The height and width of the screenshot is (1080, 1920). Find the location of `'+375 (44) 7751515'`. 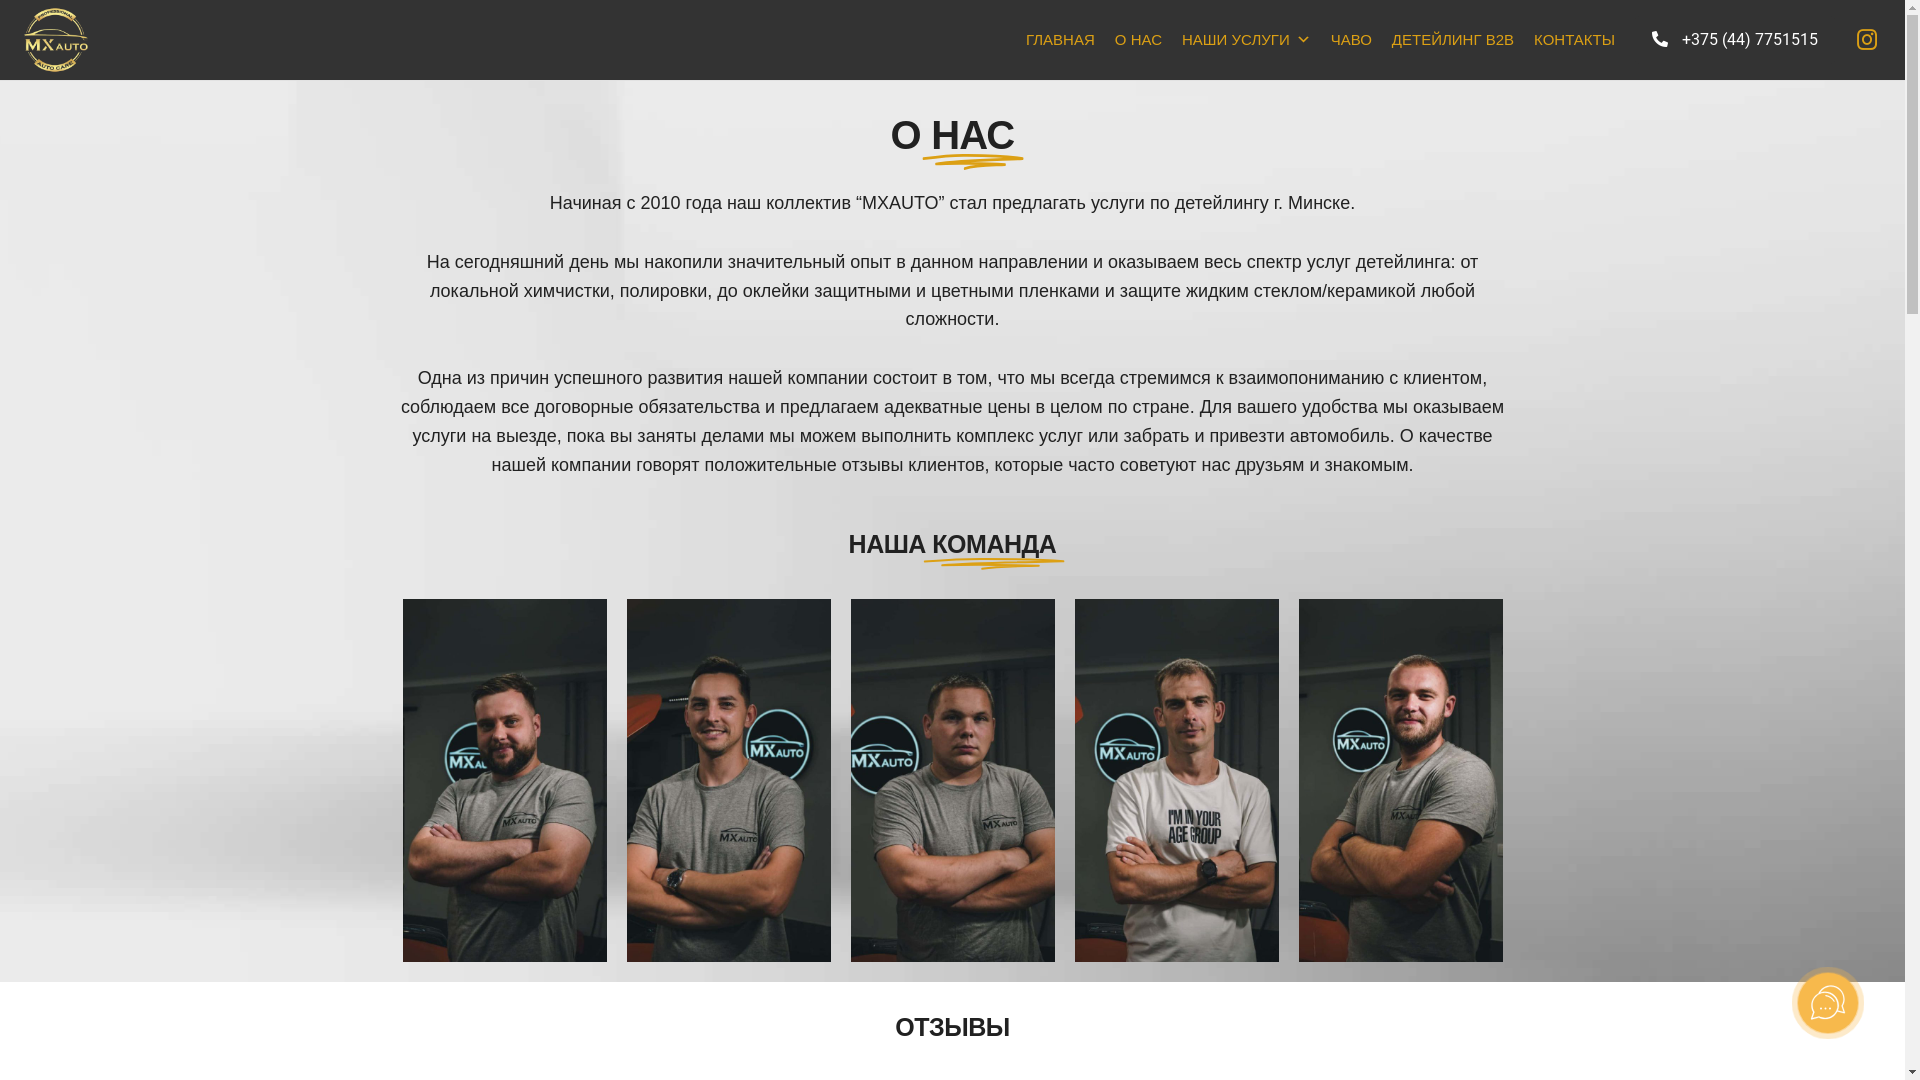

'+375 (44) 7751515' is located at coordinates (1733, 38).